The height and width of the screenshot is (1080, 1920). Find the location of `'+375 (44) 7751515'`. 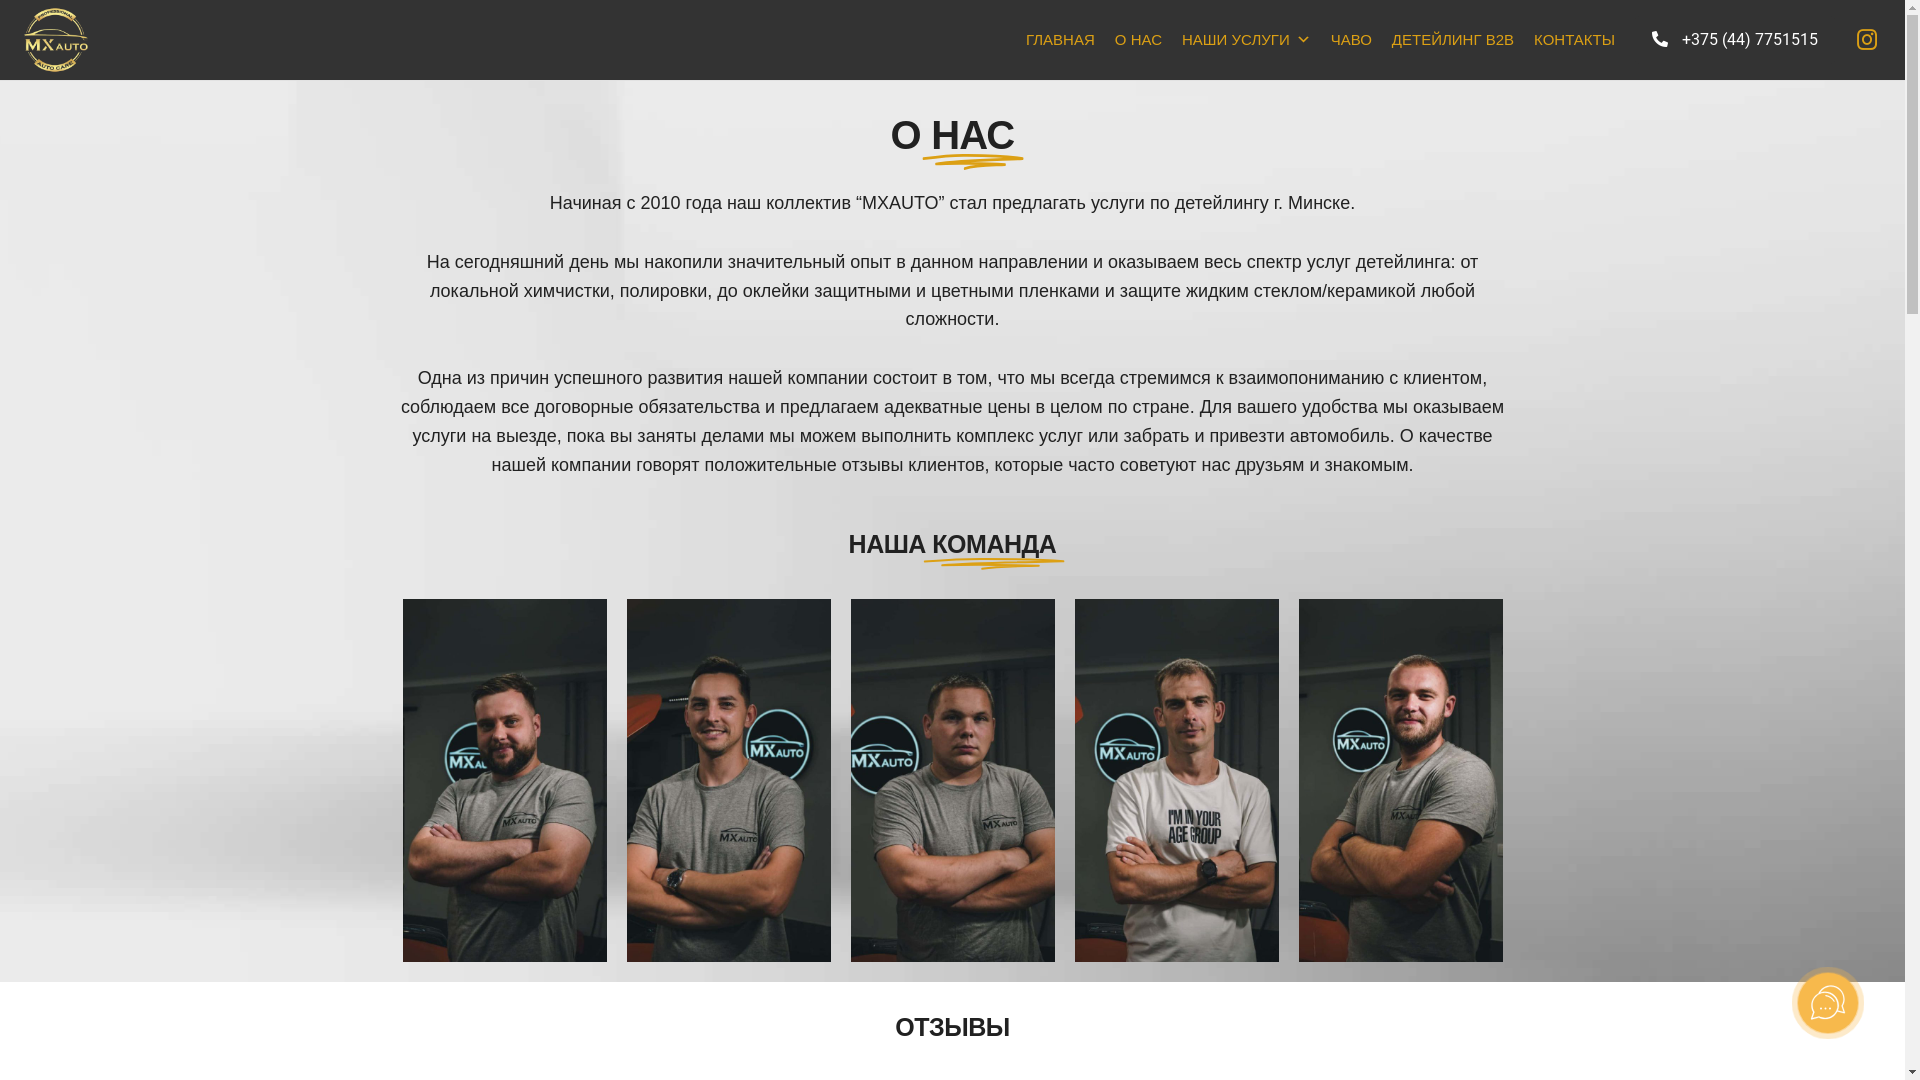

'+375 (44) 7751515' is located at coordinates (1733, 38).